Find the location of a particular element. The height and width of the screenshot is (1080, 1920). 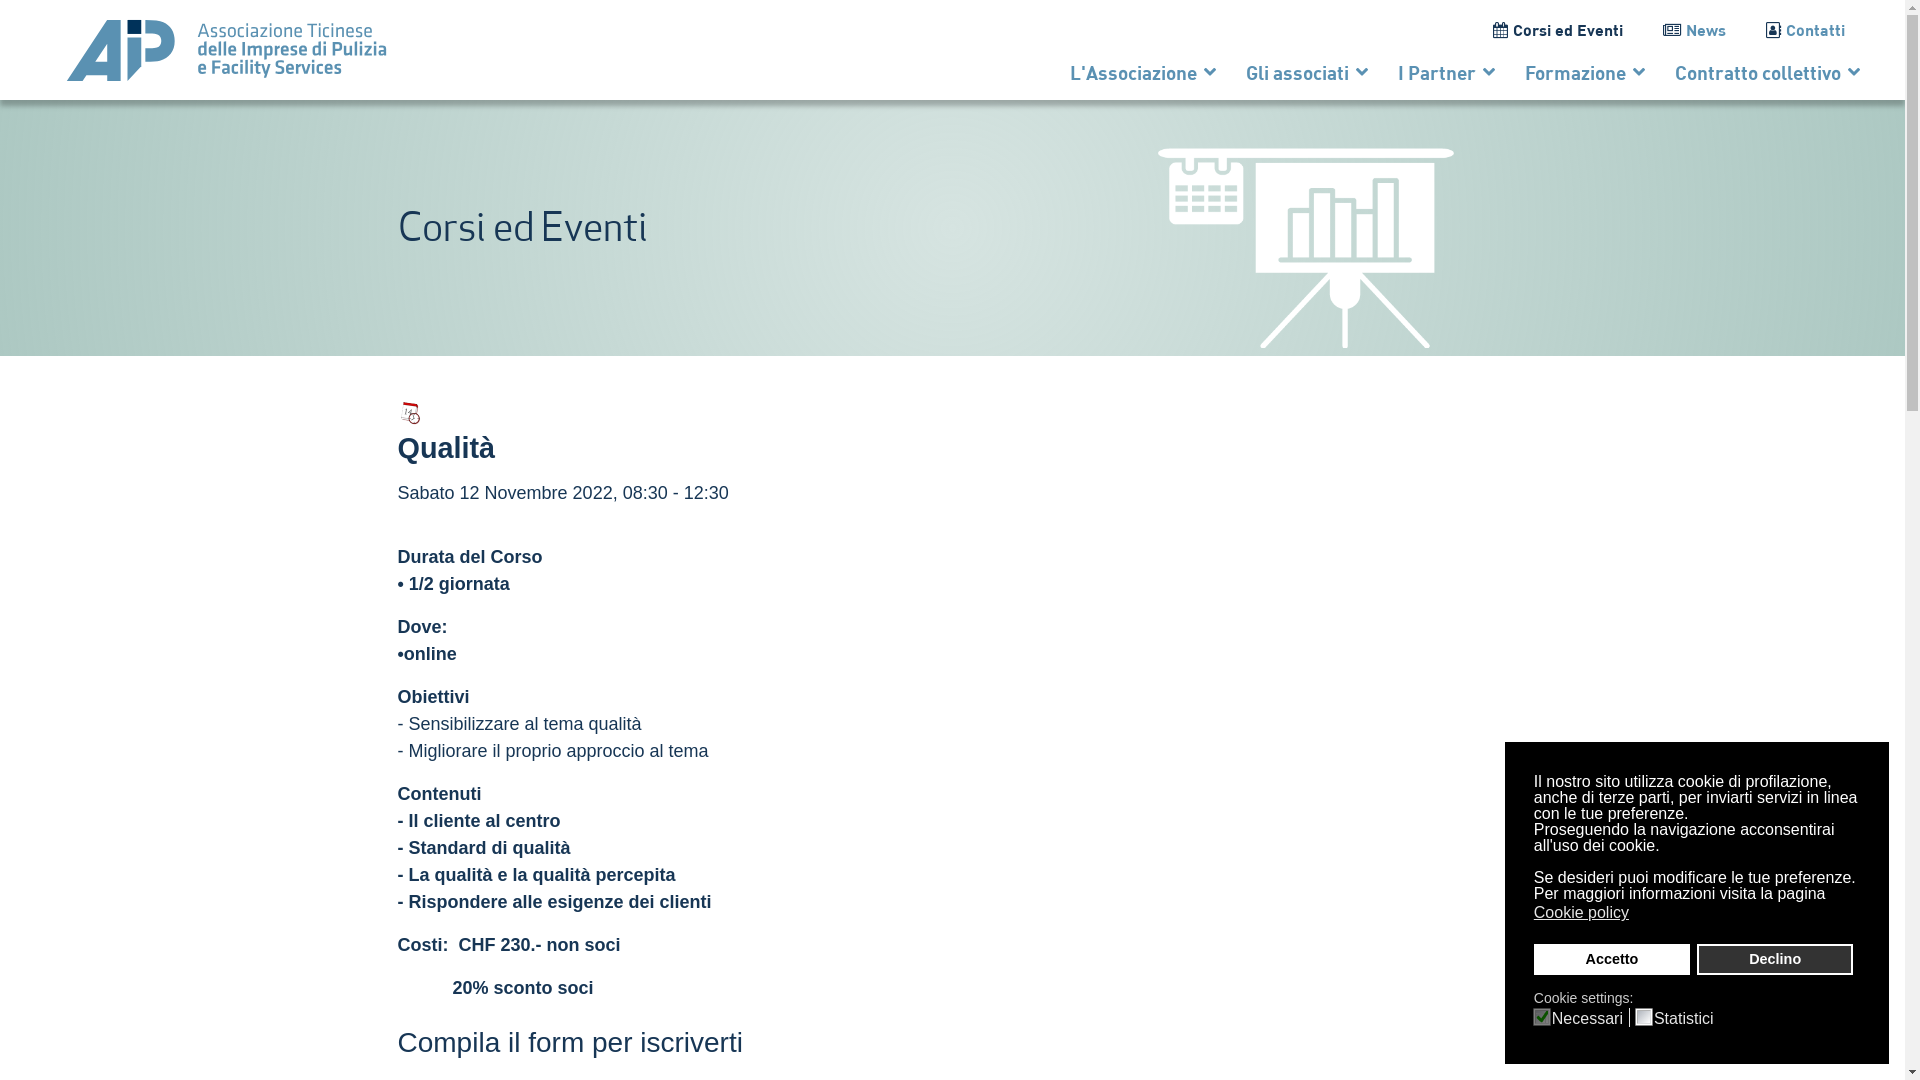

'Gli associati' is located at coordinates (1306, 71).